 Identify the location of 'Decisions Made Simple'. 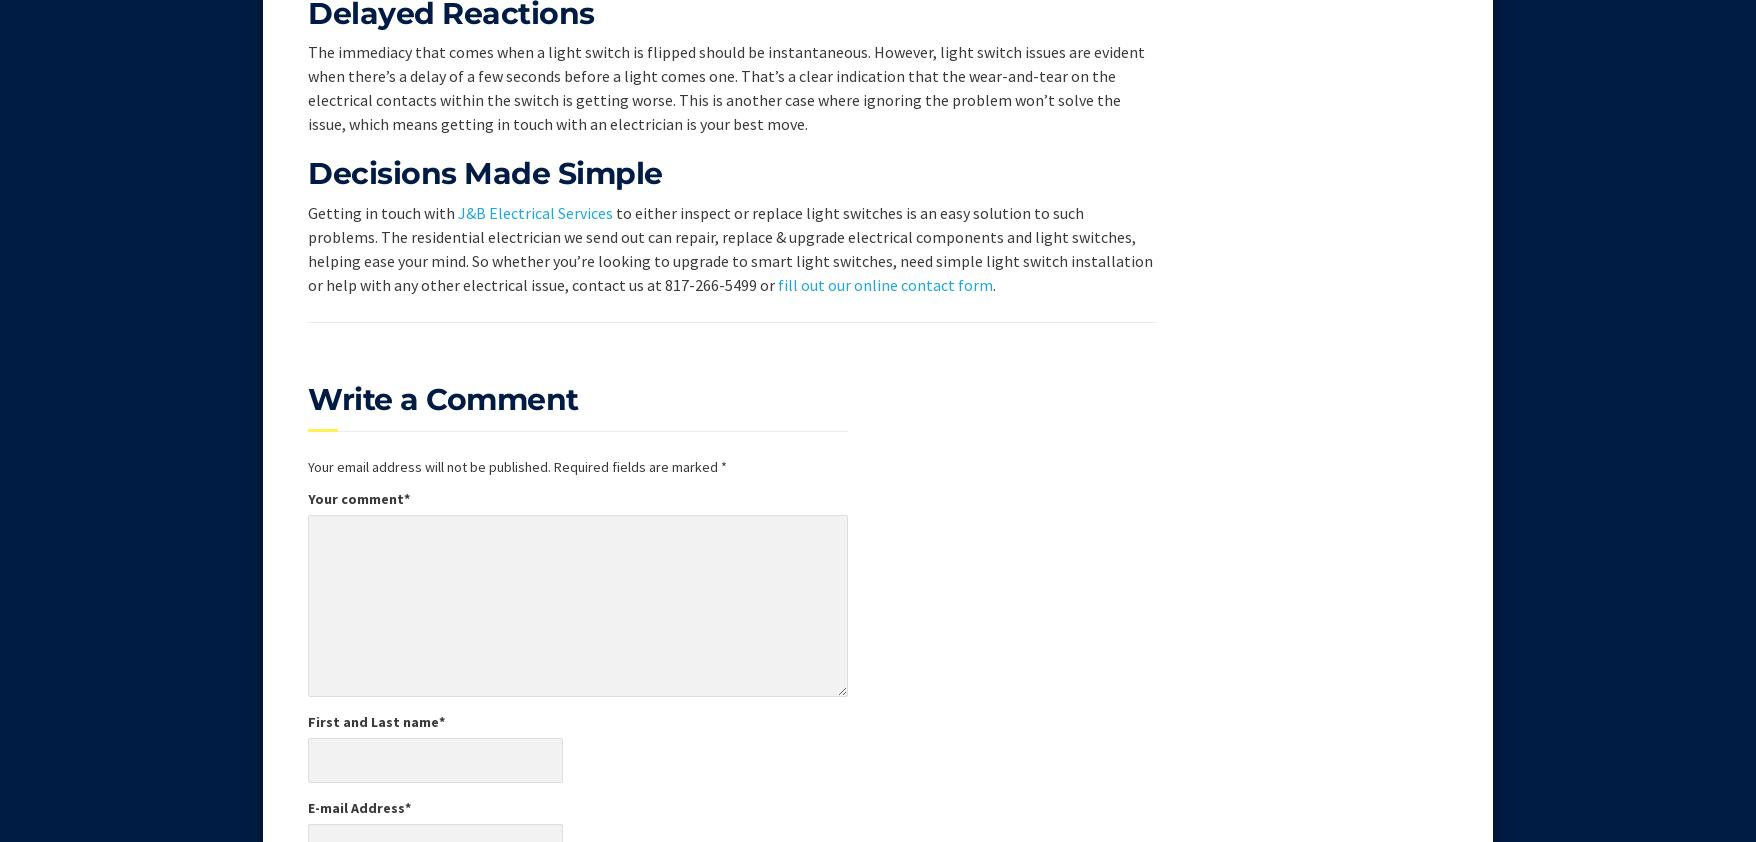
(485, 172).